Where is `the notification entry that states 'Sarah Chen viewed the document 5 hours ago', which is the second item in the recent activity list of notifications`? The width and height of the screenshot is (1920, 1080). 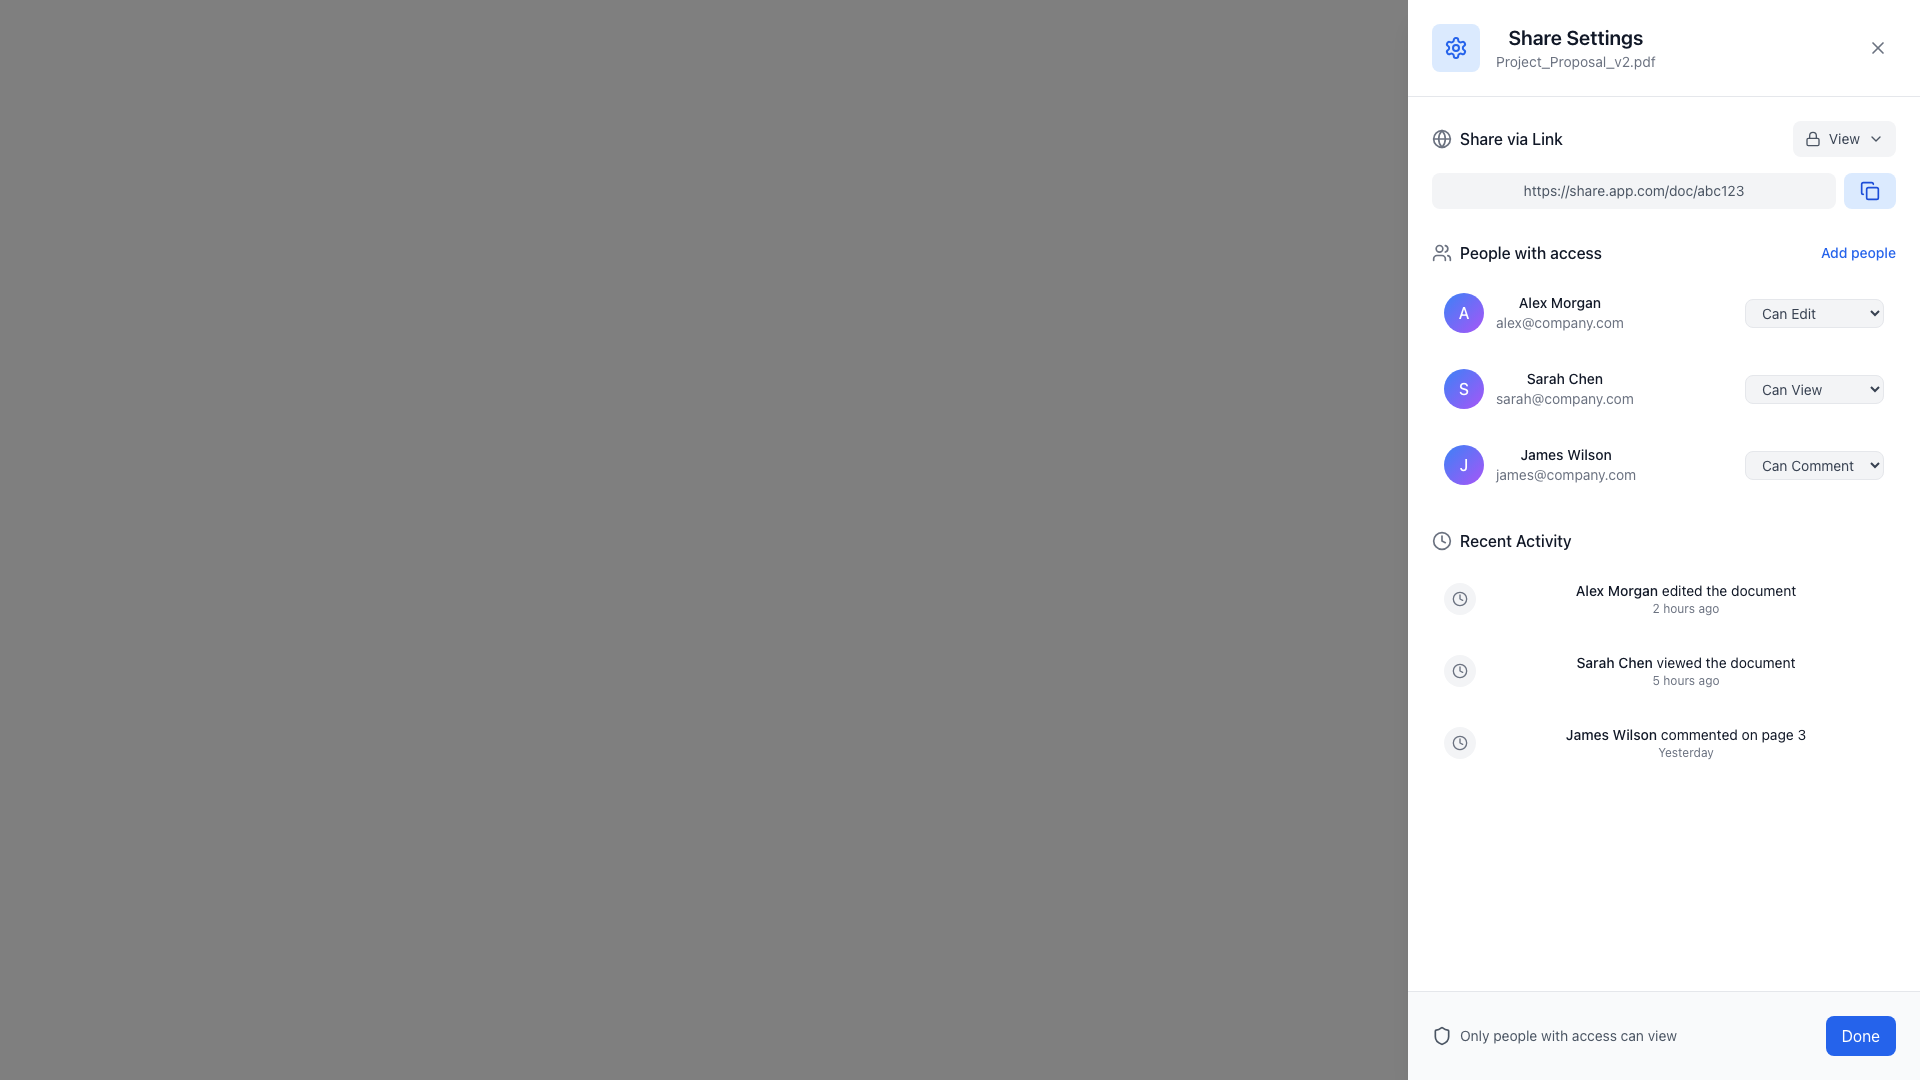
the notification entry that states 'Sarah Chen viewed the document 5 hours ago', which is the second item in the recent activity list of notifications is located at coordinates (1664, 671).